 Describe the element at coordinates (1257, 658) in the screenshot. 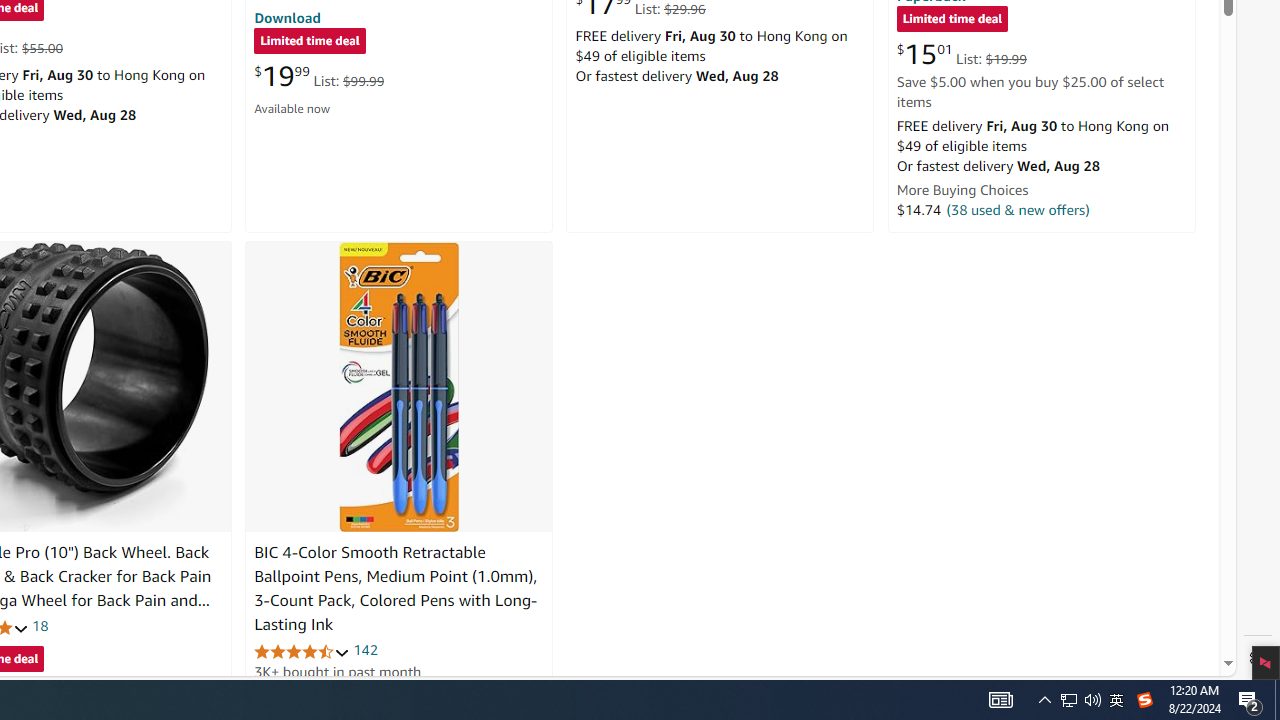

I see `'Settings'` at that location.